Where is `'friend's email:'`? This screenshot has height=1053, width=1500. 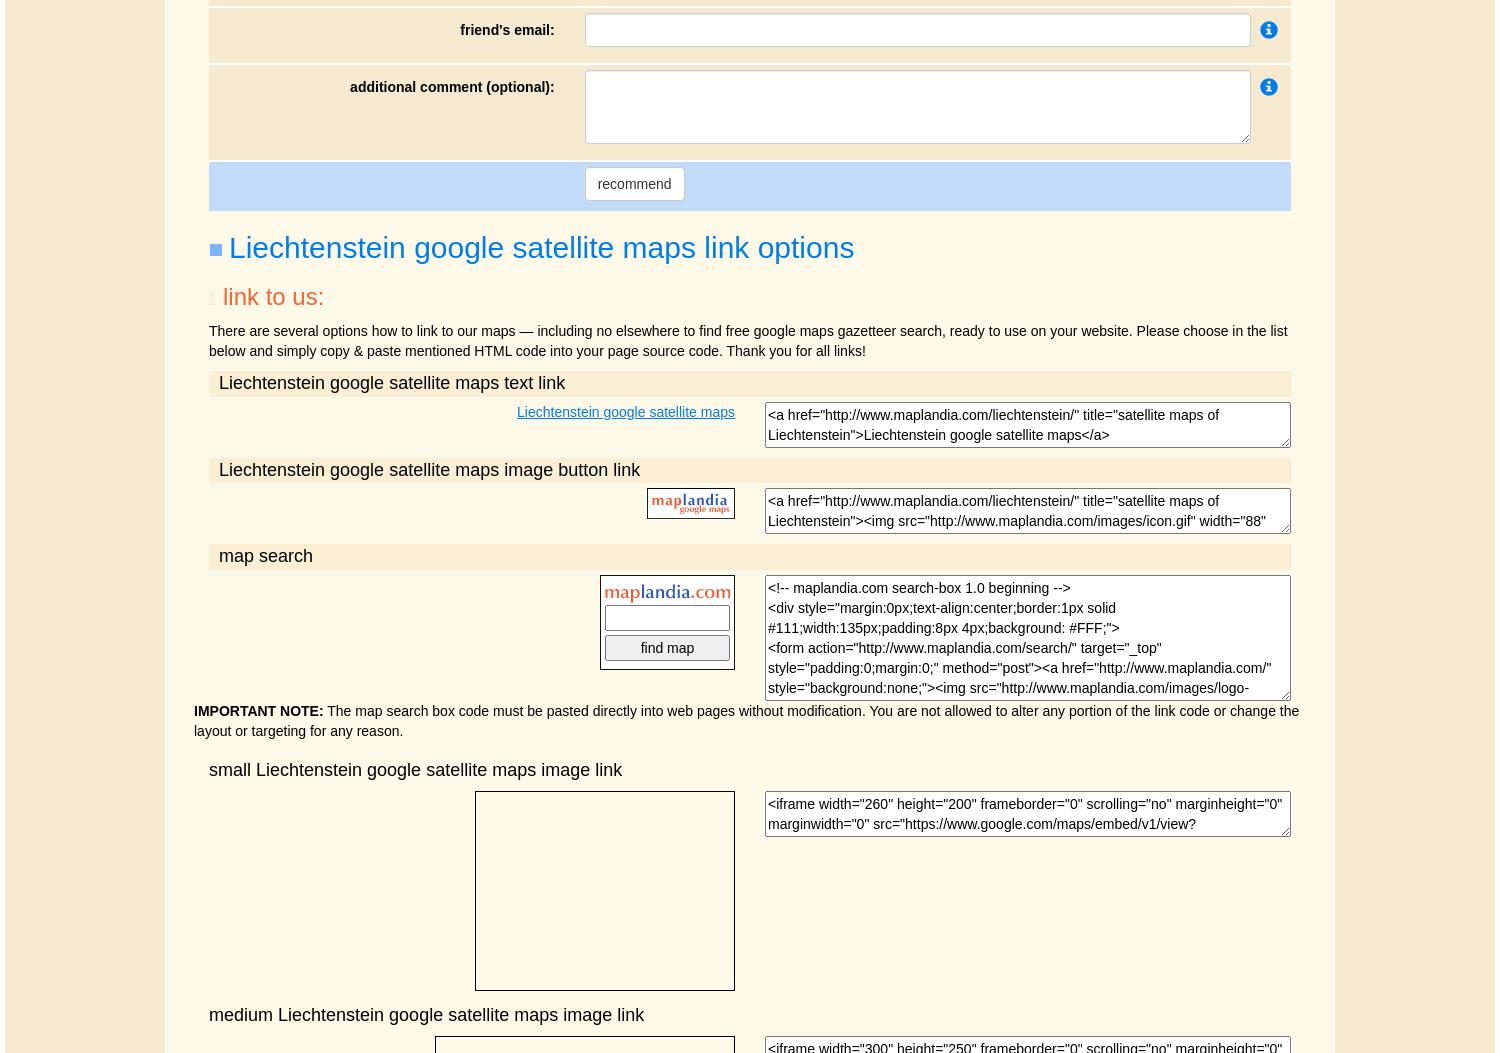 'friend's email:' is located at coordinates (507, 30).